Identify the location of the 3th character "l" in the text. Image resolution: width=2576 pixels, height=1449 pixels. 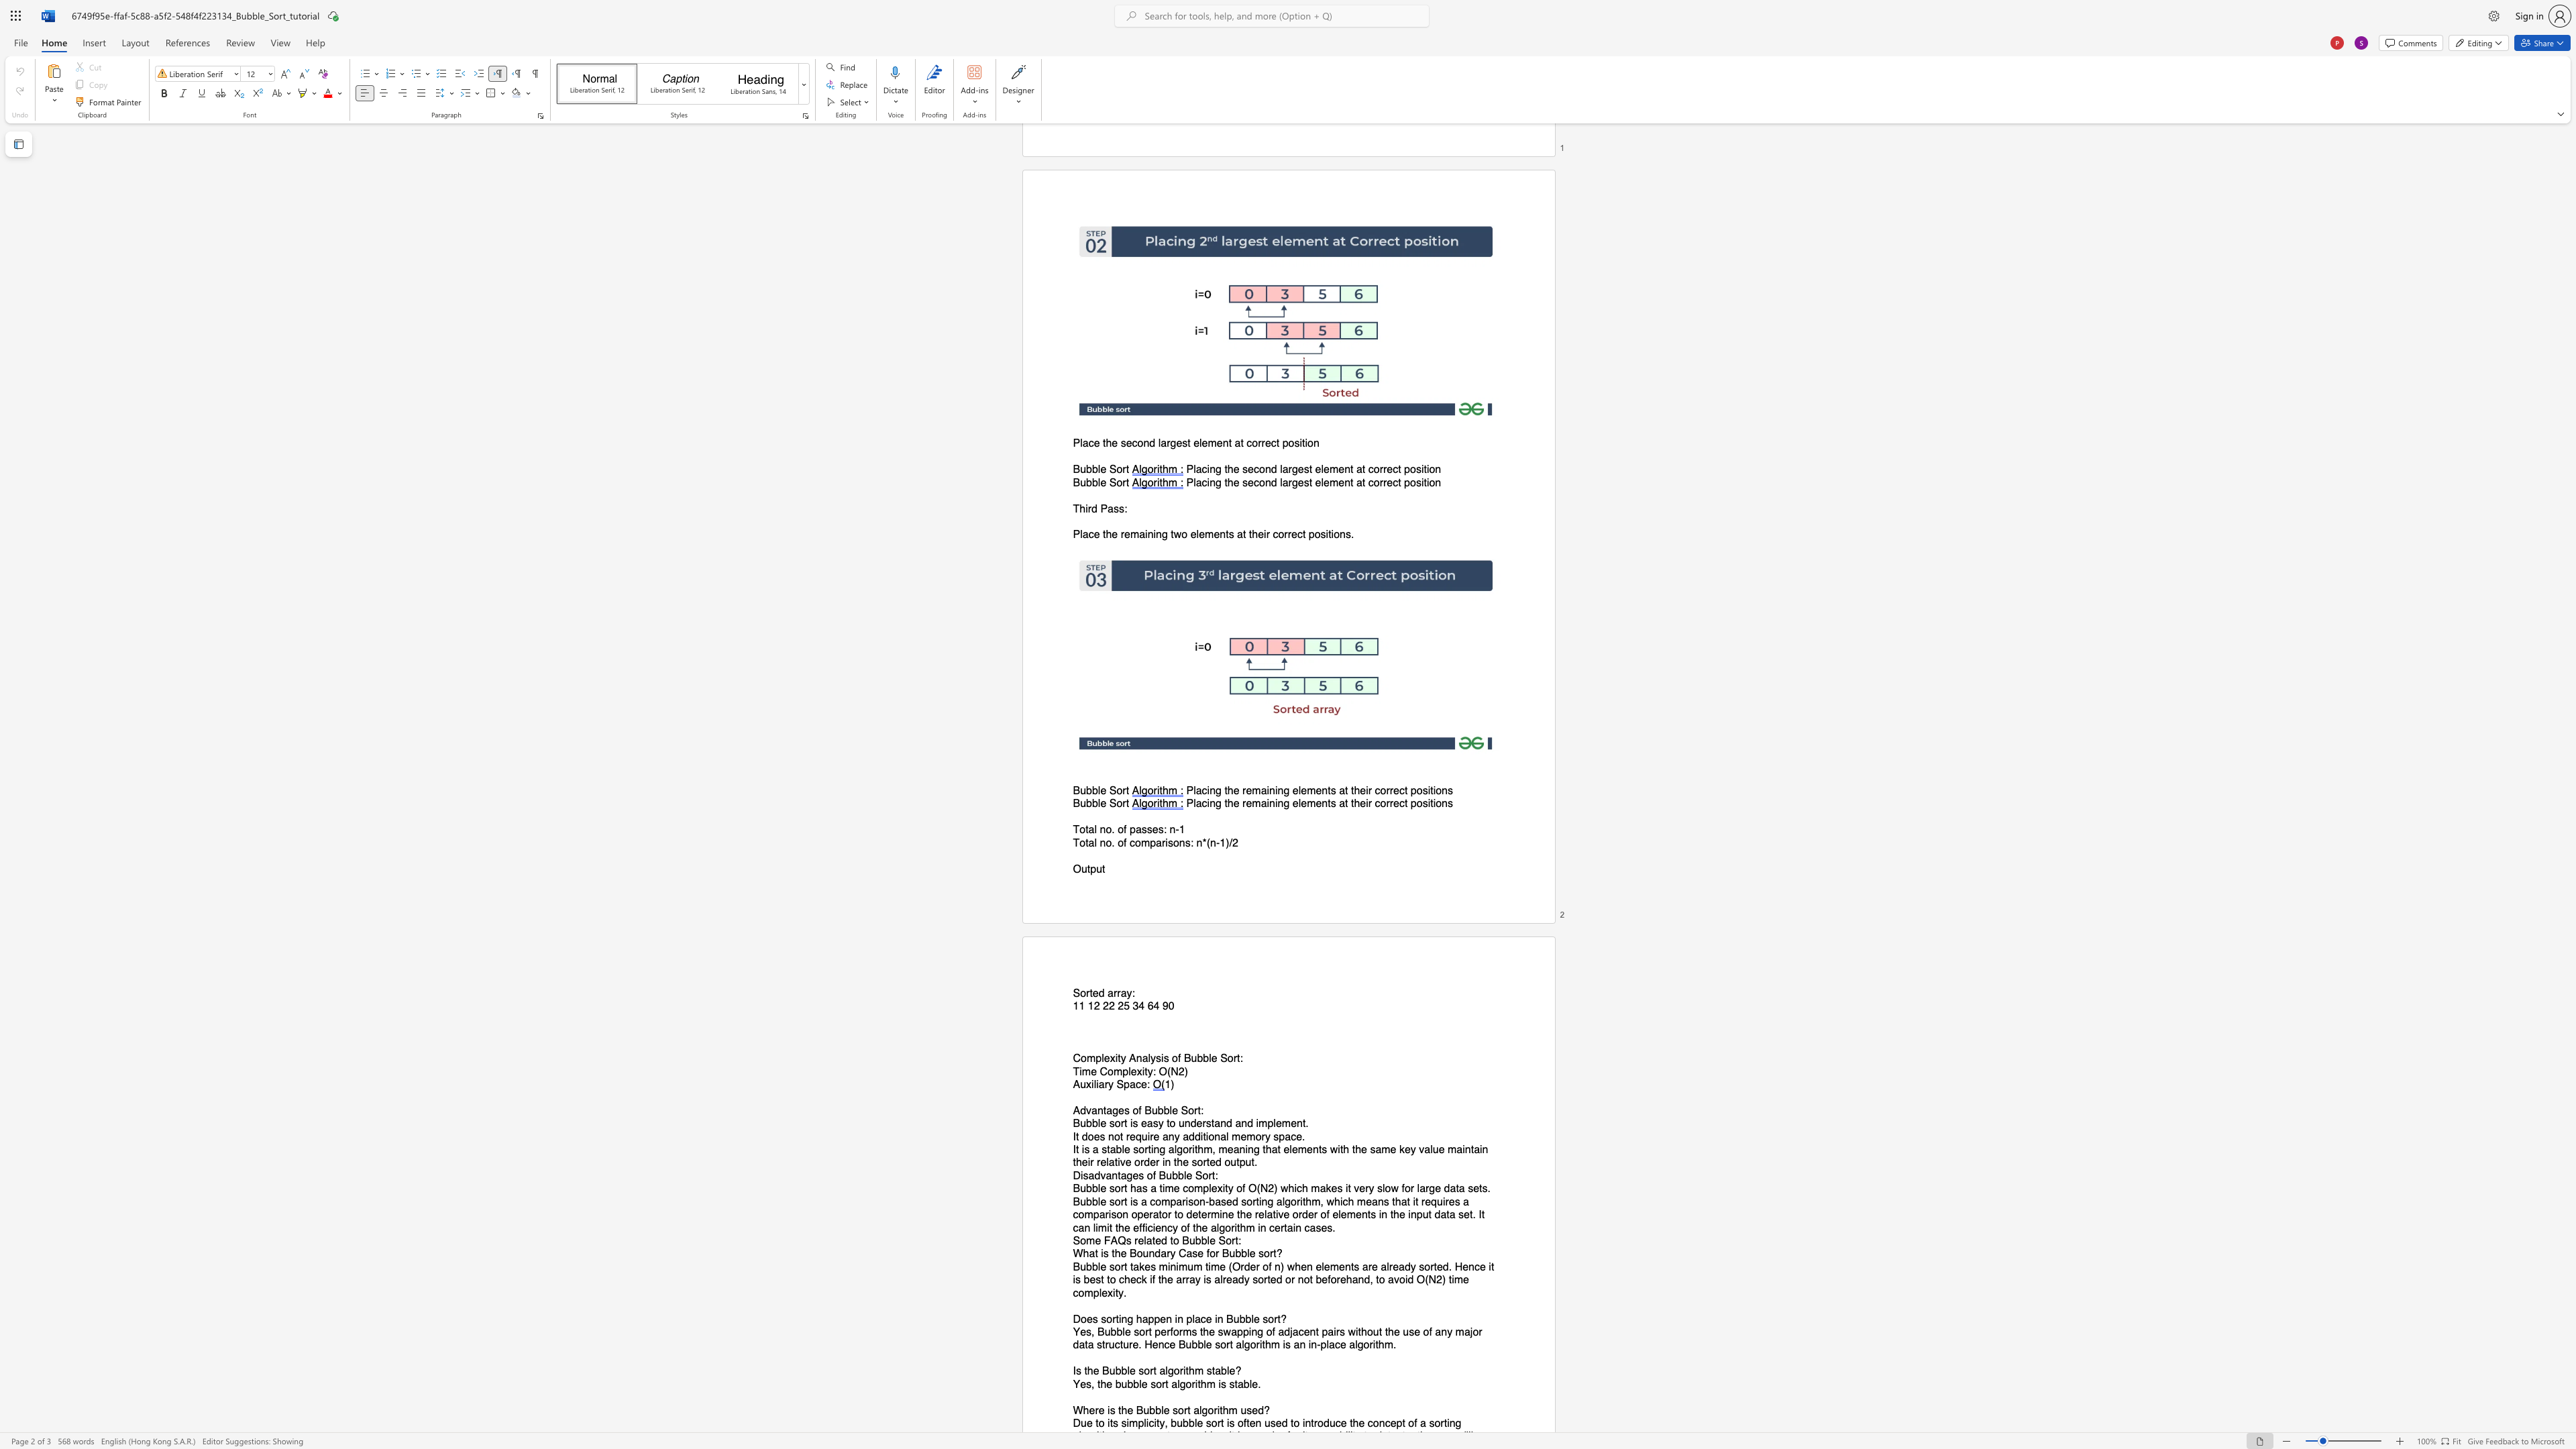
(1291, 1148).